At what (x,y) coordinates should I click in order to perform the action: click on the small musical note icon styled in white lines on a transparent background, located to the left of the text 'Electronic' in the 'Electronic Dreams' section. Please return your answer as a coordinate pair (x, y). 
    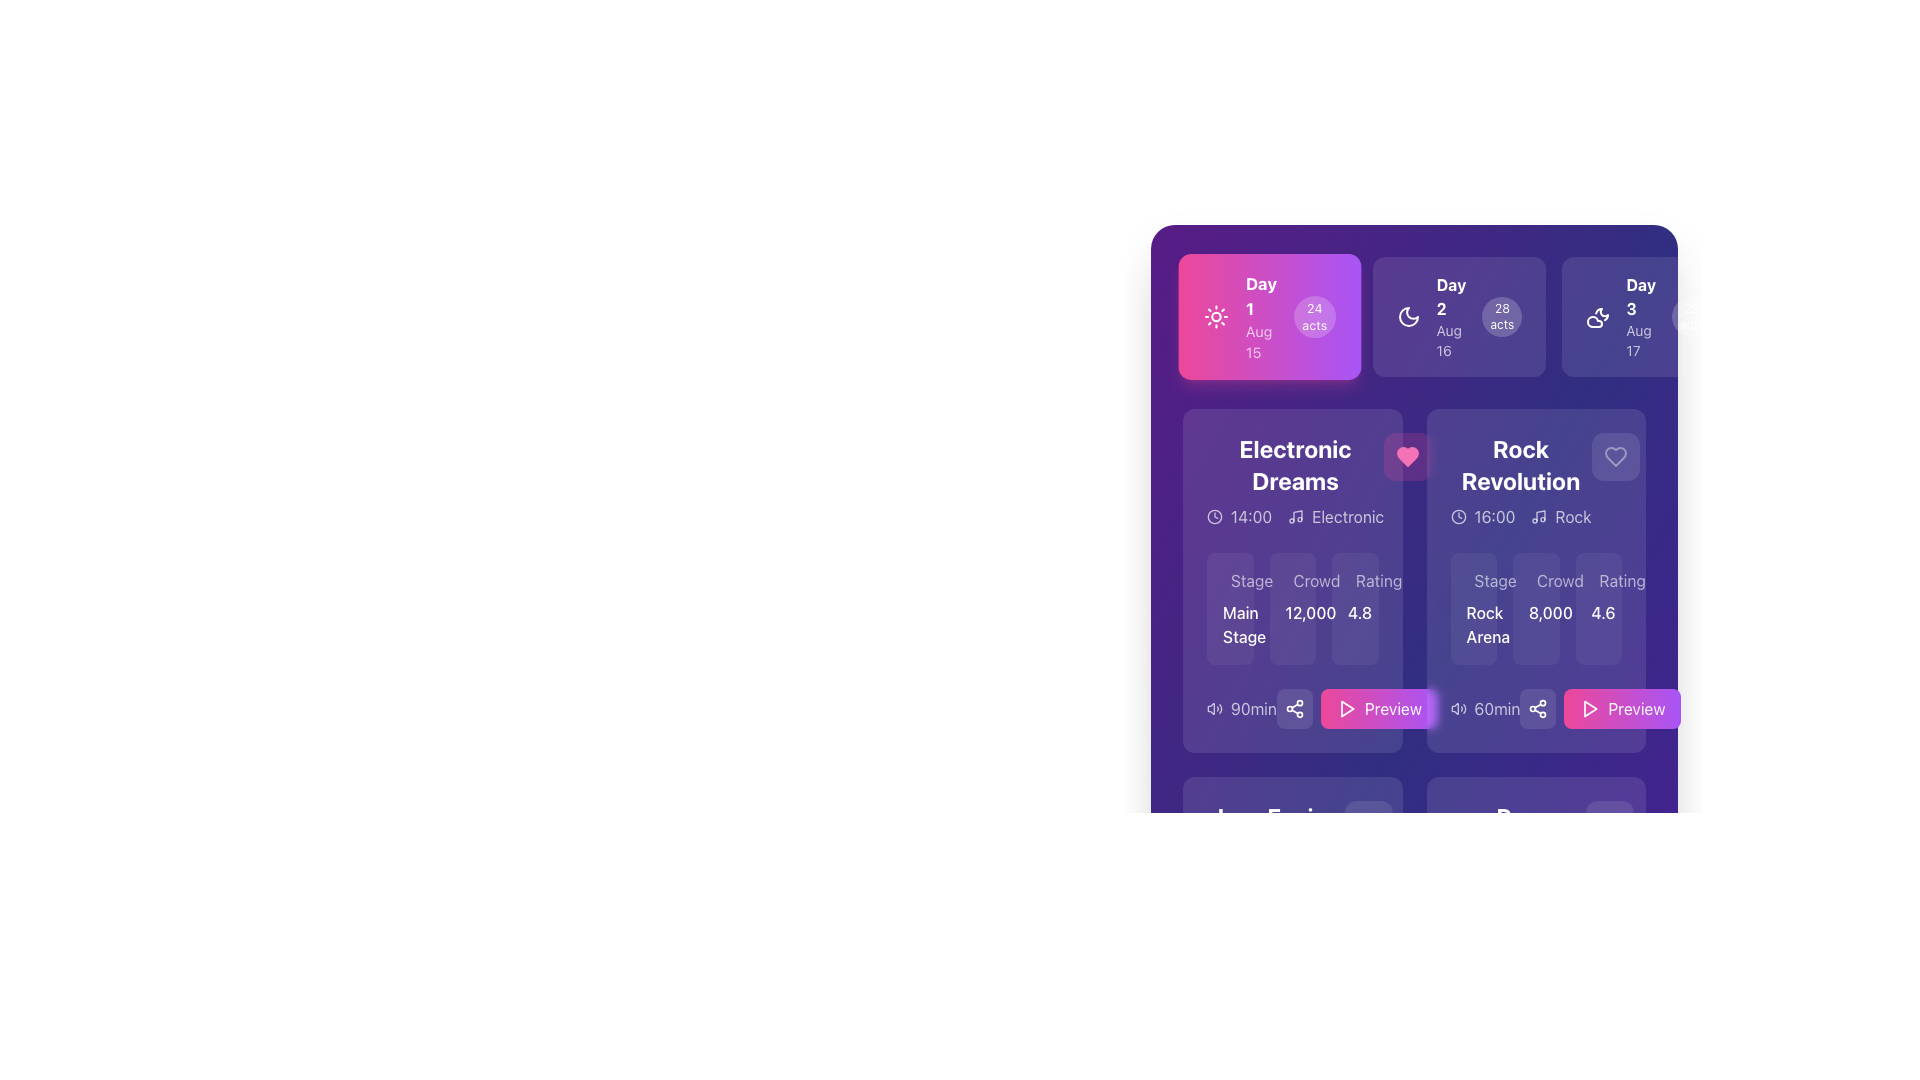
    Looking at the image, I should click on (1296, 515).